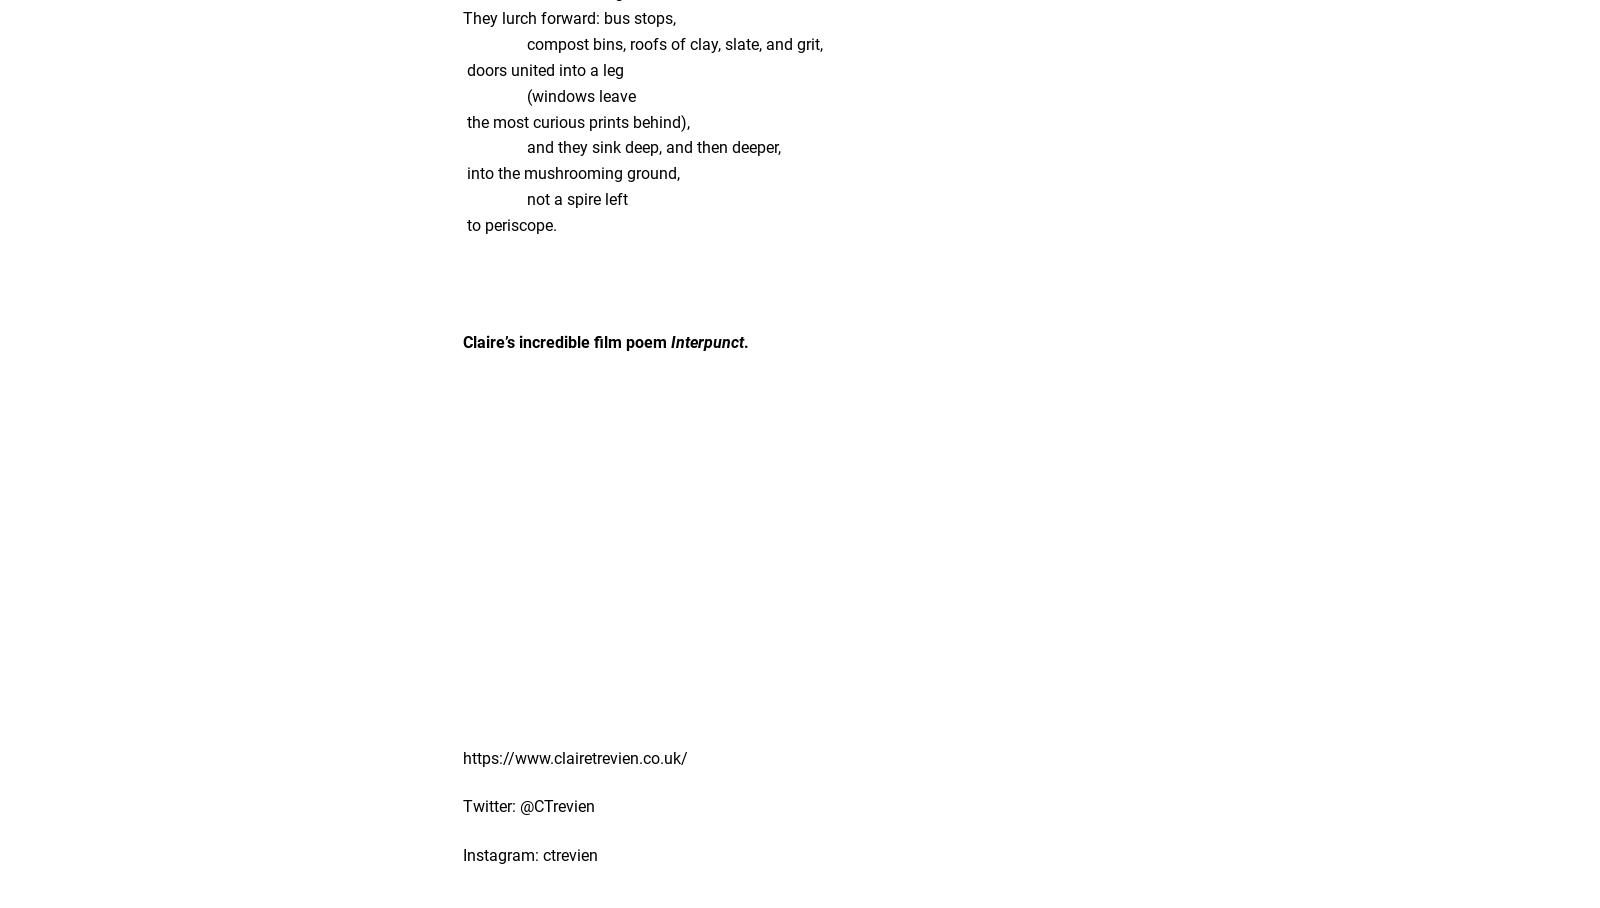  What do you see at coordinates (462, 853) in the screenshot?
I see `'Instagram: ctrevien'` at bounding box center [462, 853].